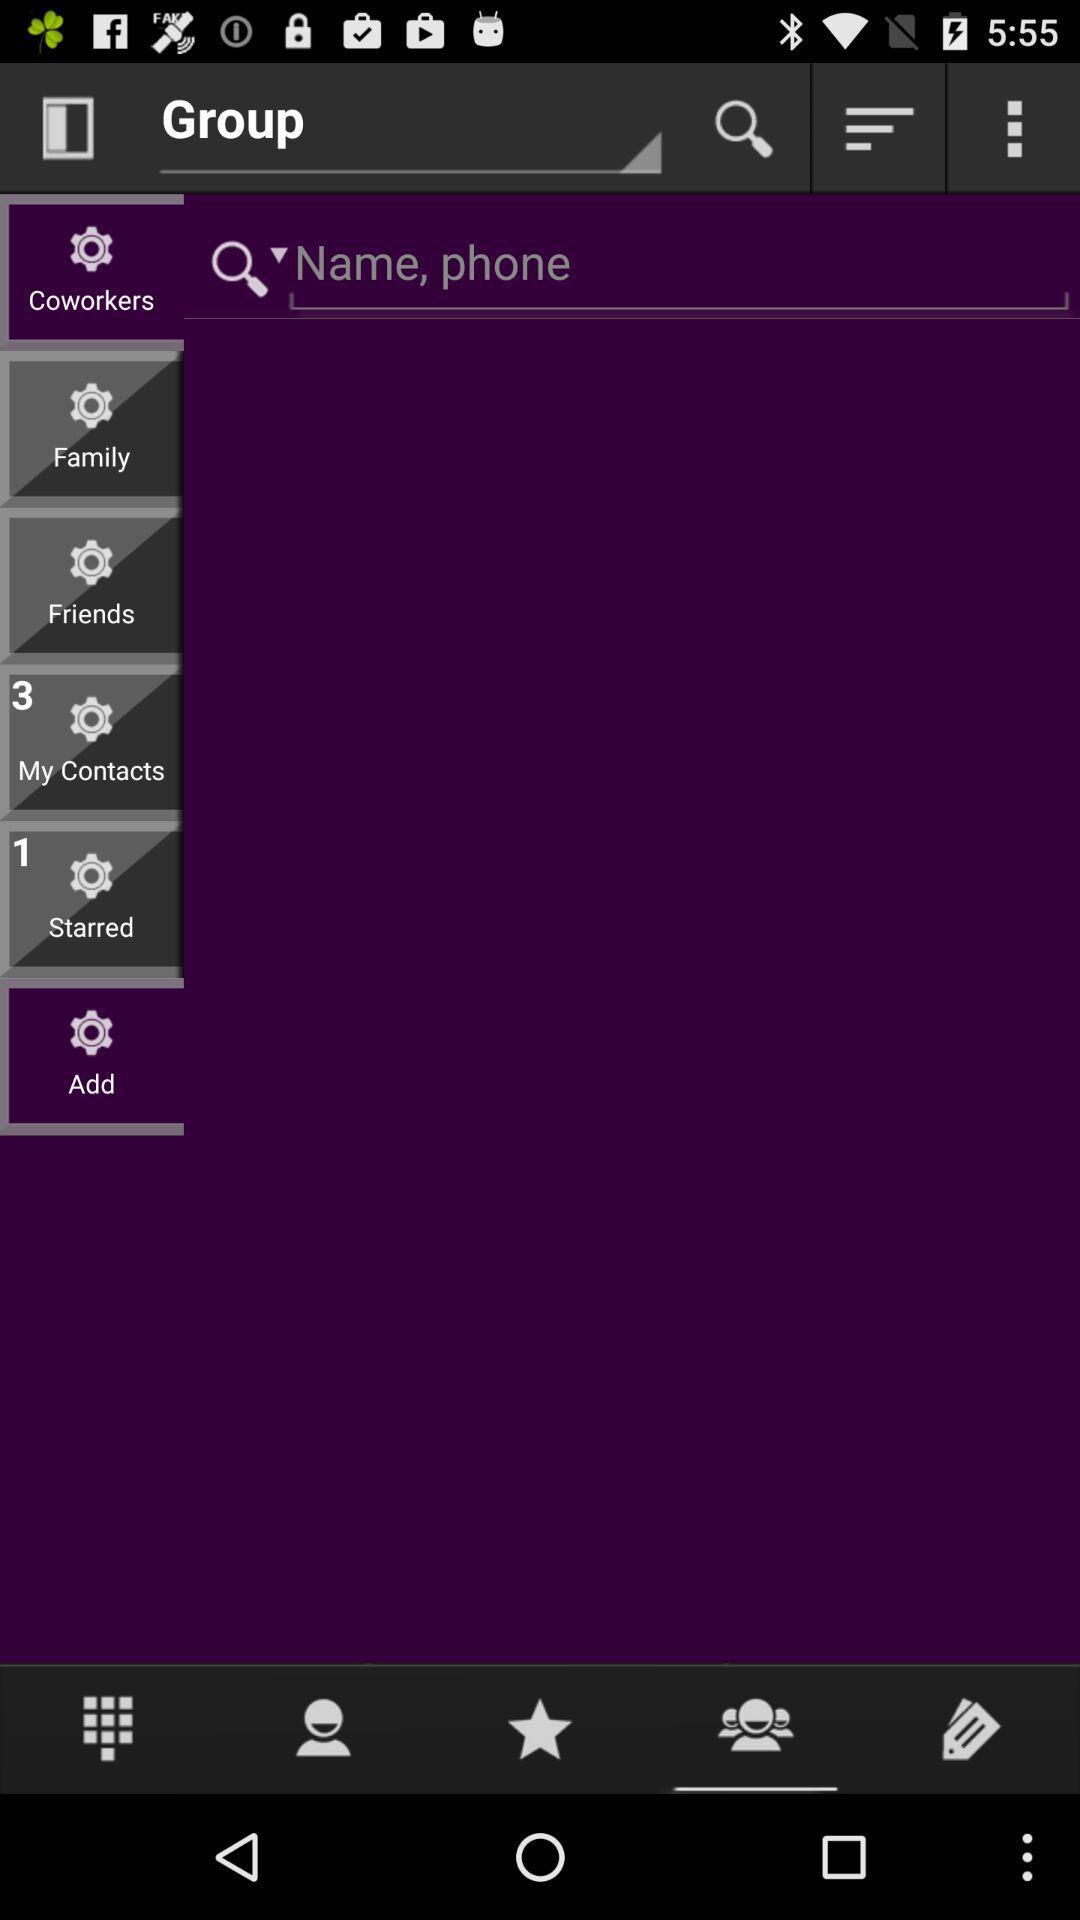 Image resolution: width=1080 pixels, height=1920 pixels. Describe the element at coordinates (91, 314) in the screenshot. I see `the coworkers item` at that location.